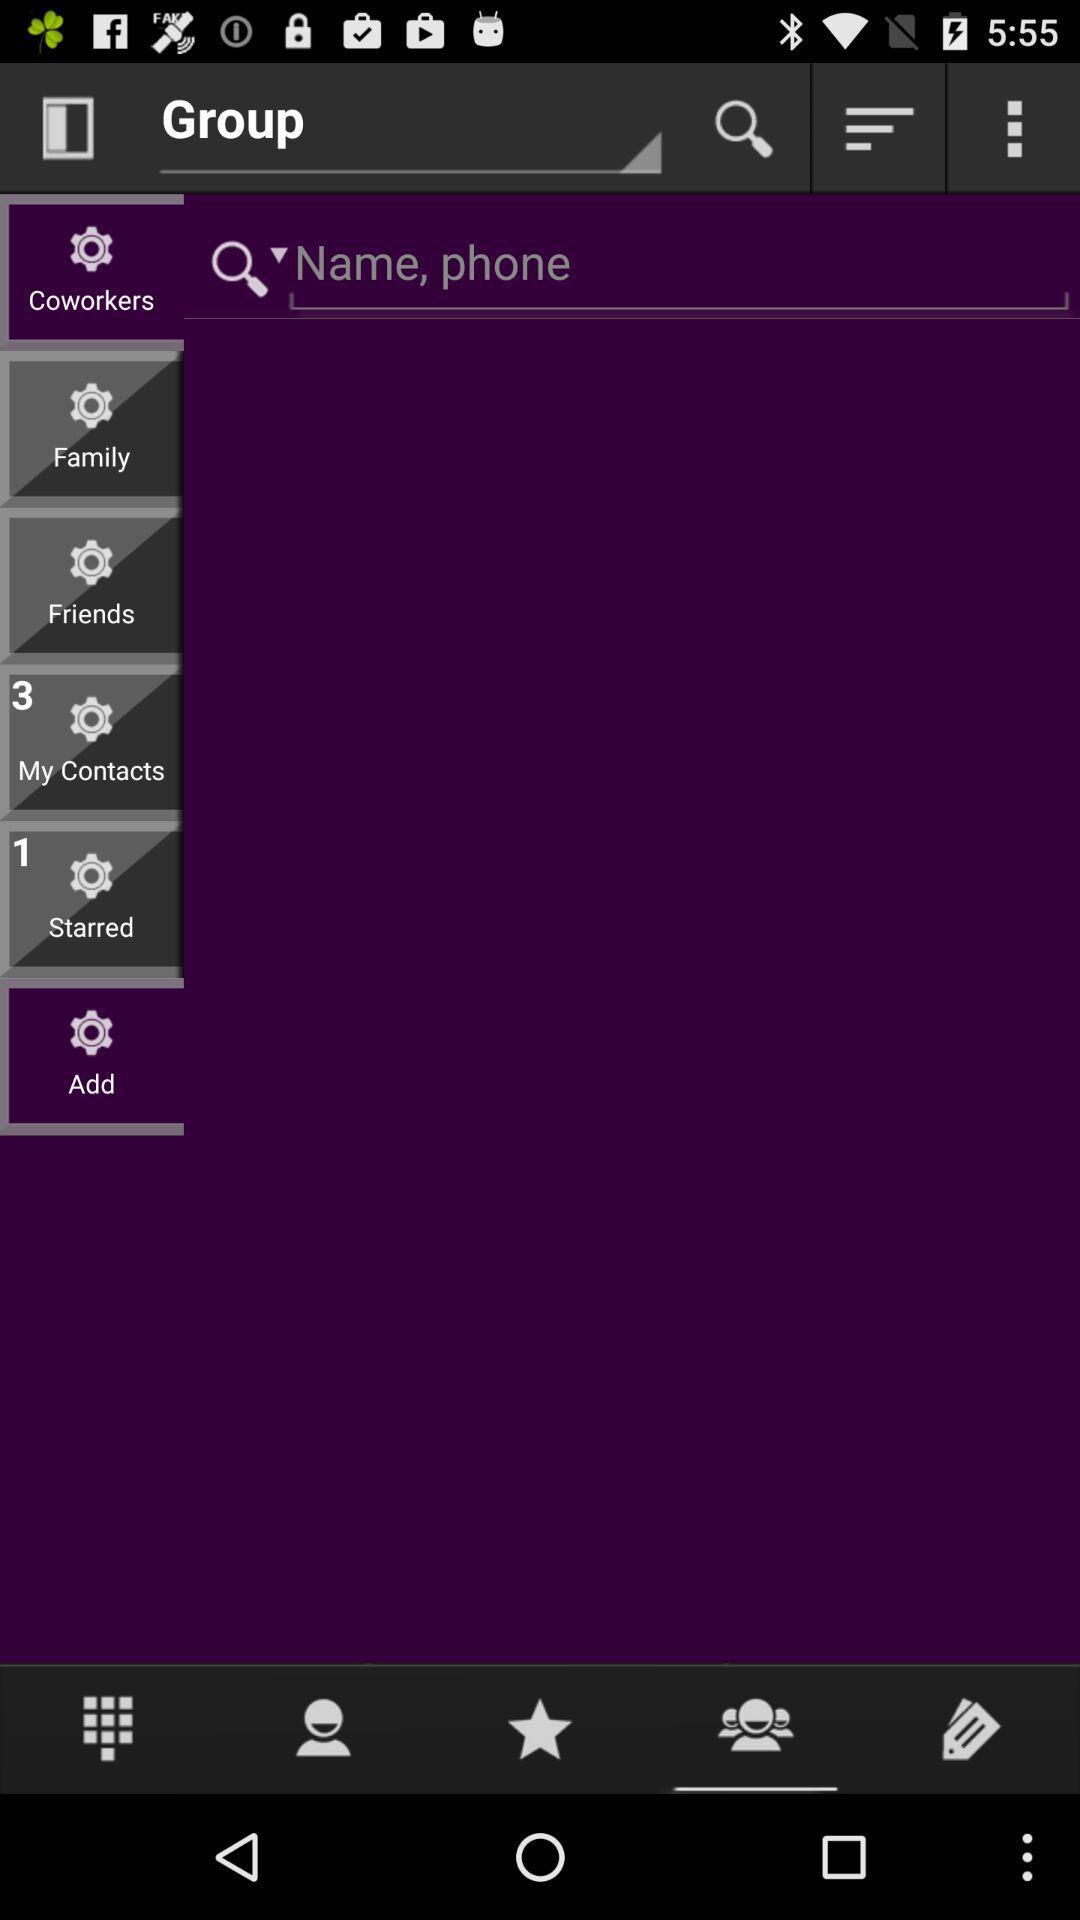 Image resolution: width=1080 pixels, height=1920 pixels. Describe the element at coordinates (91, 314) in the screenshot. I see `the coworkers item` at that location.